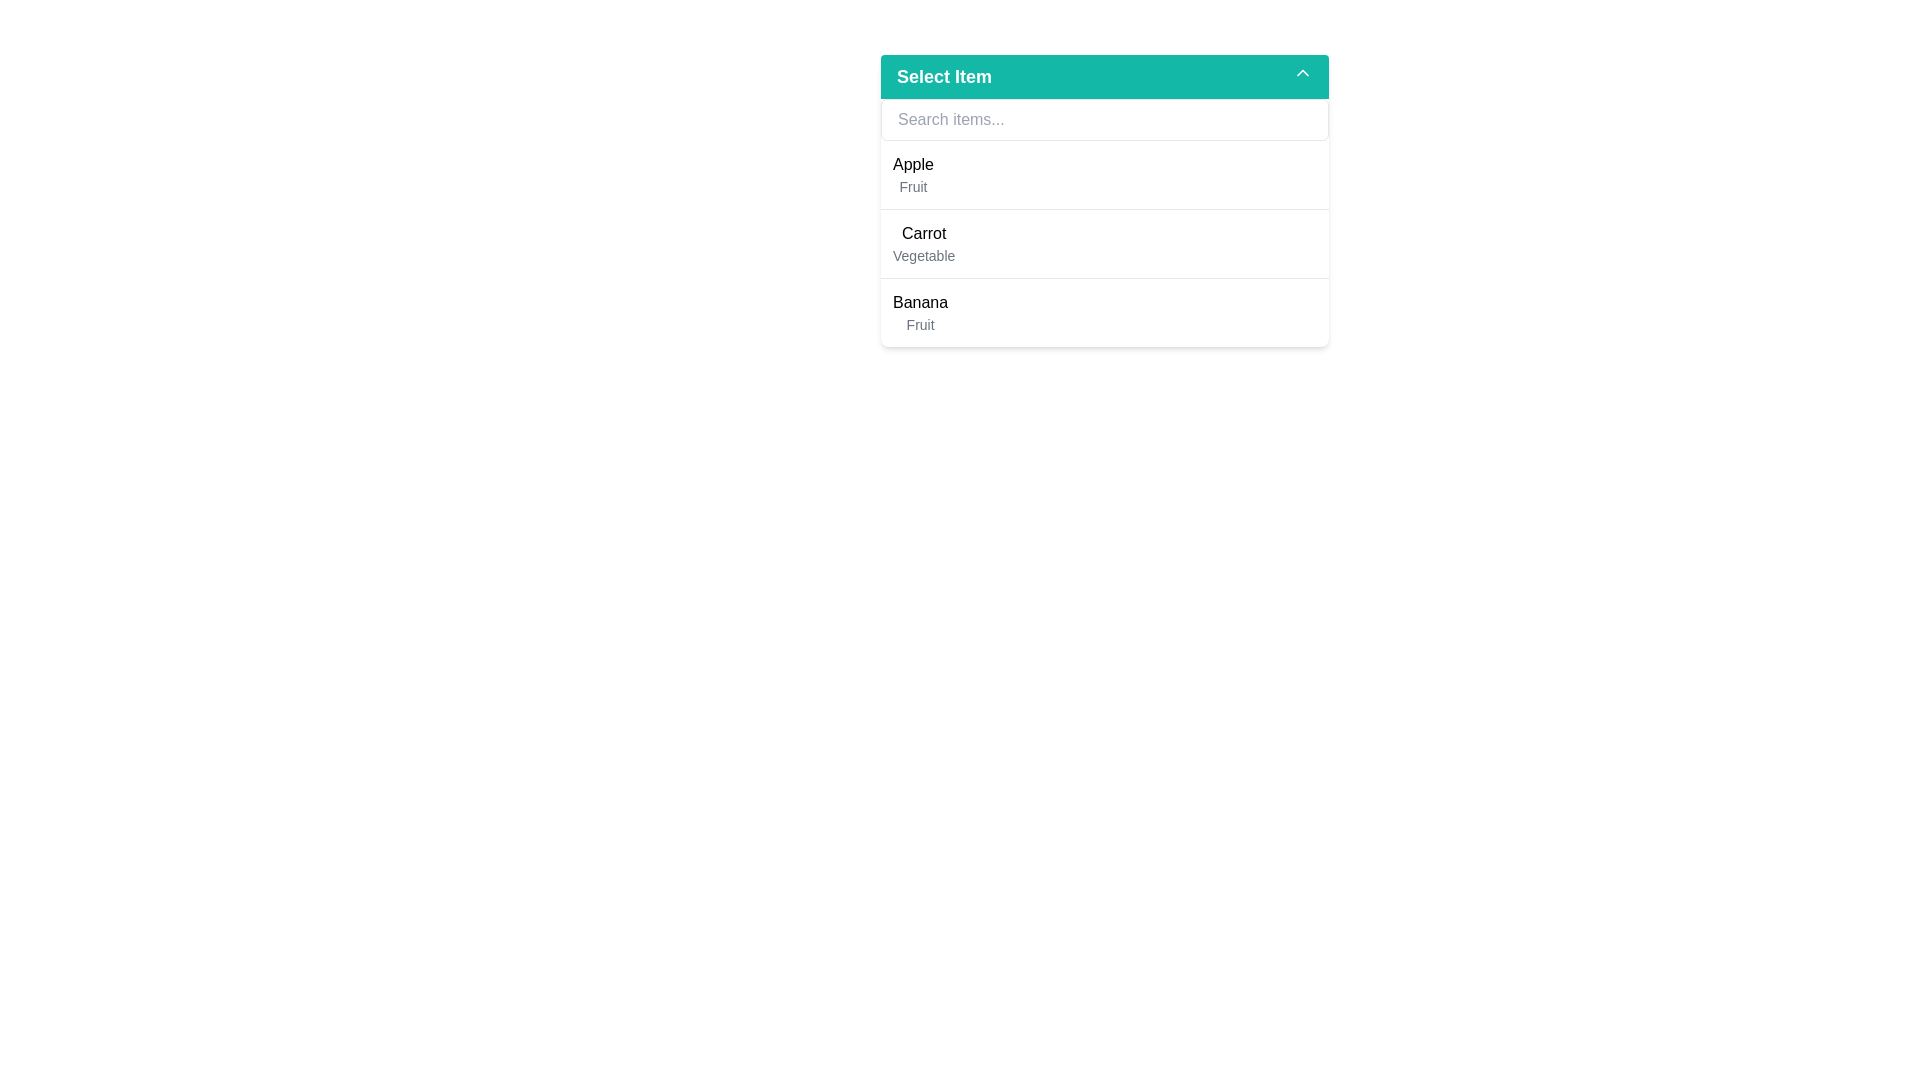  What do you see at coordinates (912, 186) in the screenshot?
I see `the text label categorizing 'Apple' as 'Fruit', which is positioned directly beneath the text 'Apple' in the dropdown list under the 'Select Item' header` at bounding box center [912, 186].